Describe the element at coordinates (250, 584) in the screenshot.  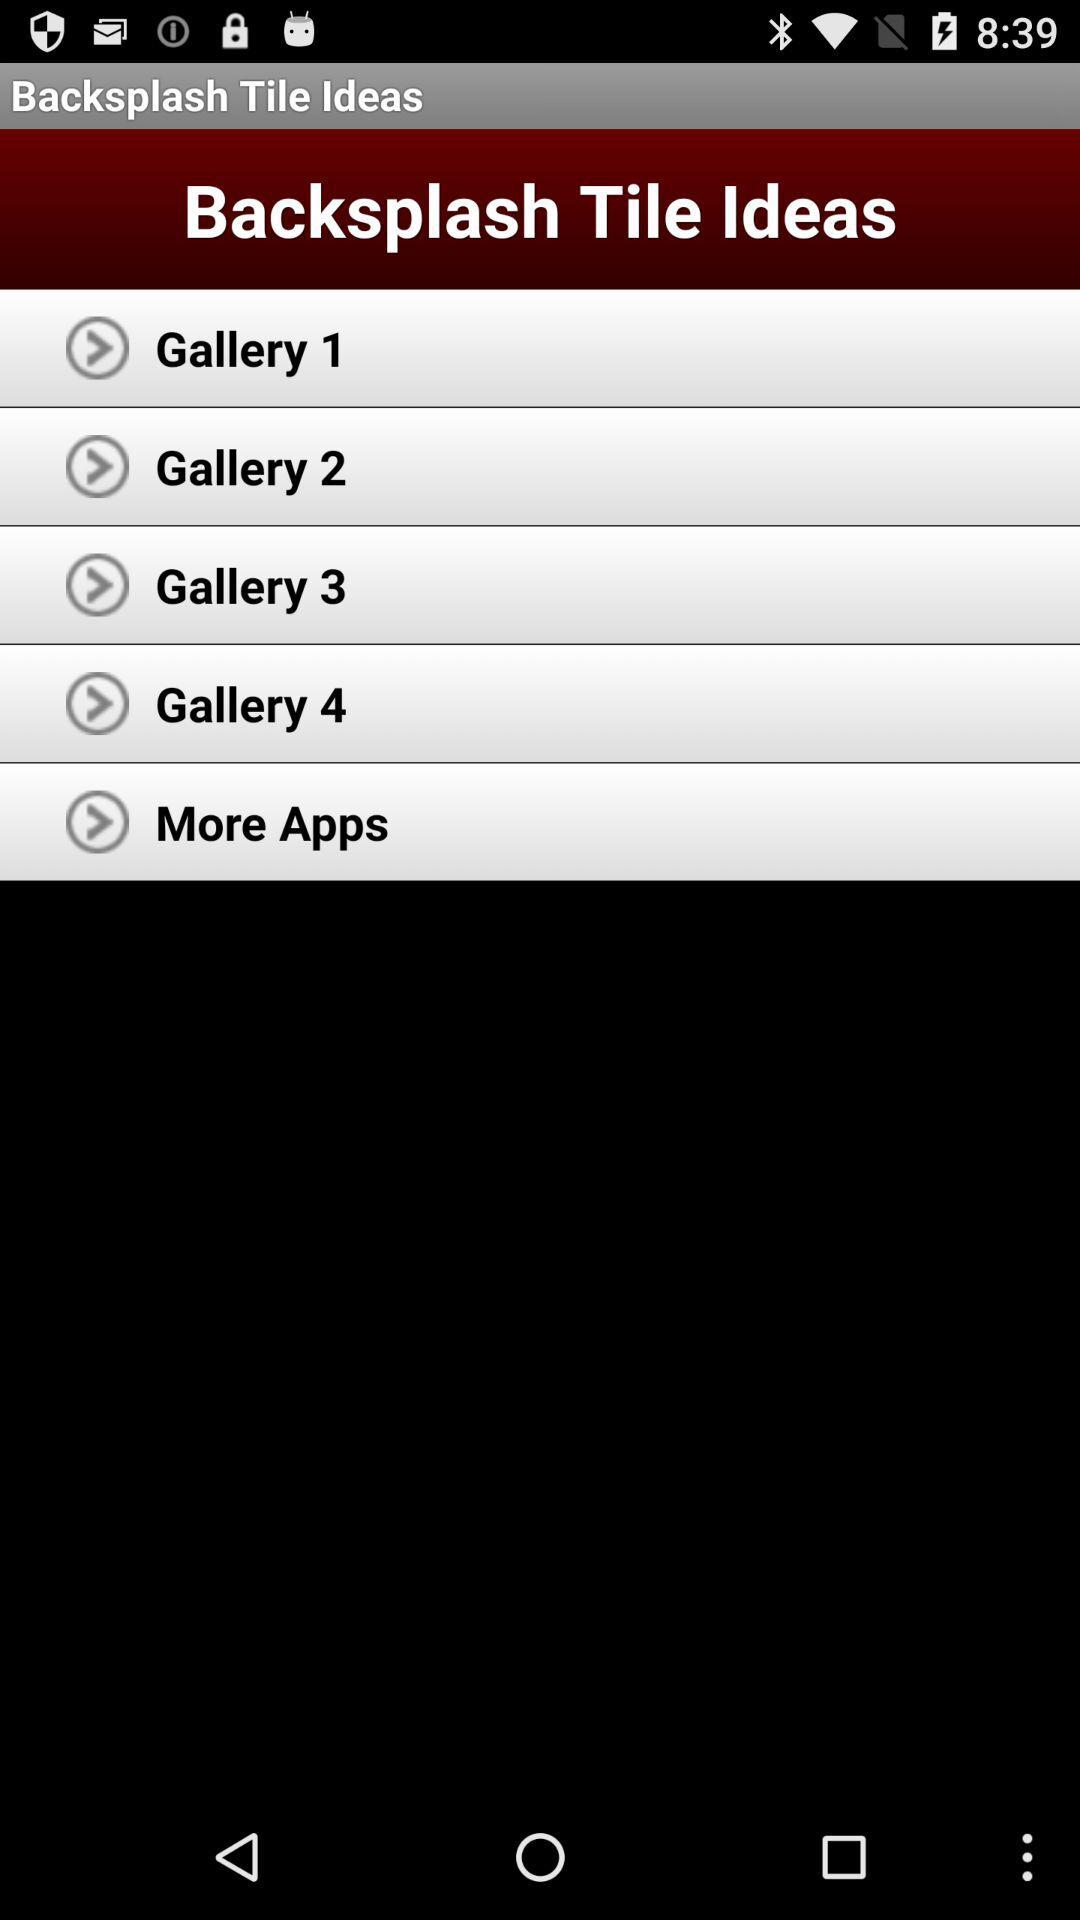
I see `the icon above gallery 4 app` at that location.